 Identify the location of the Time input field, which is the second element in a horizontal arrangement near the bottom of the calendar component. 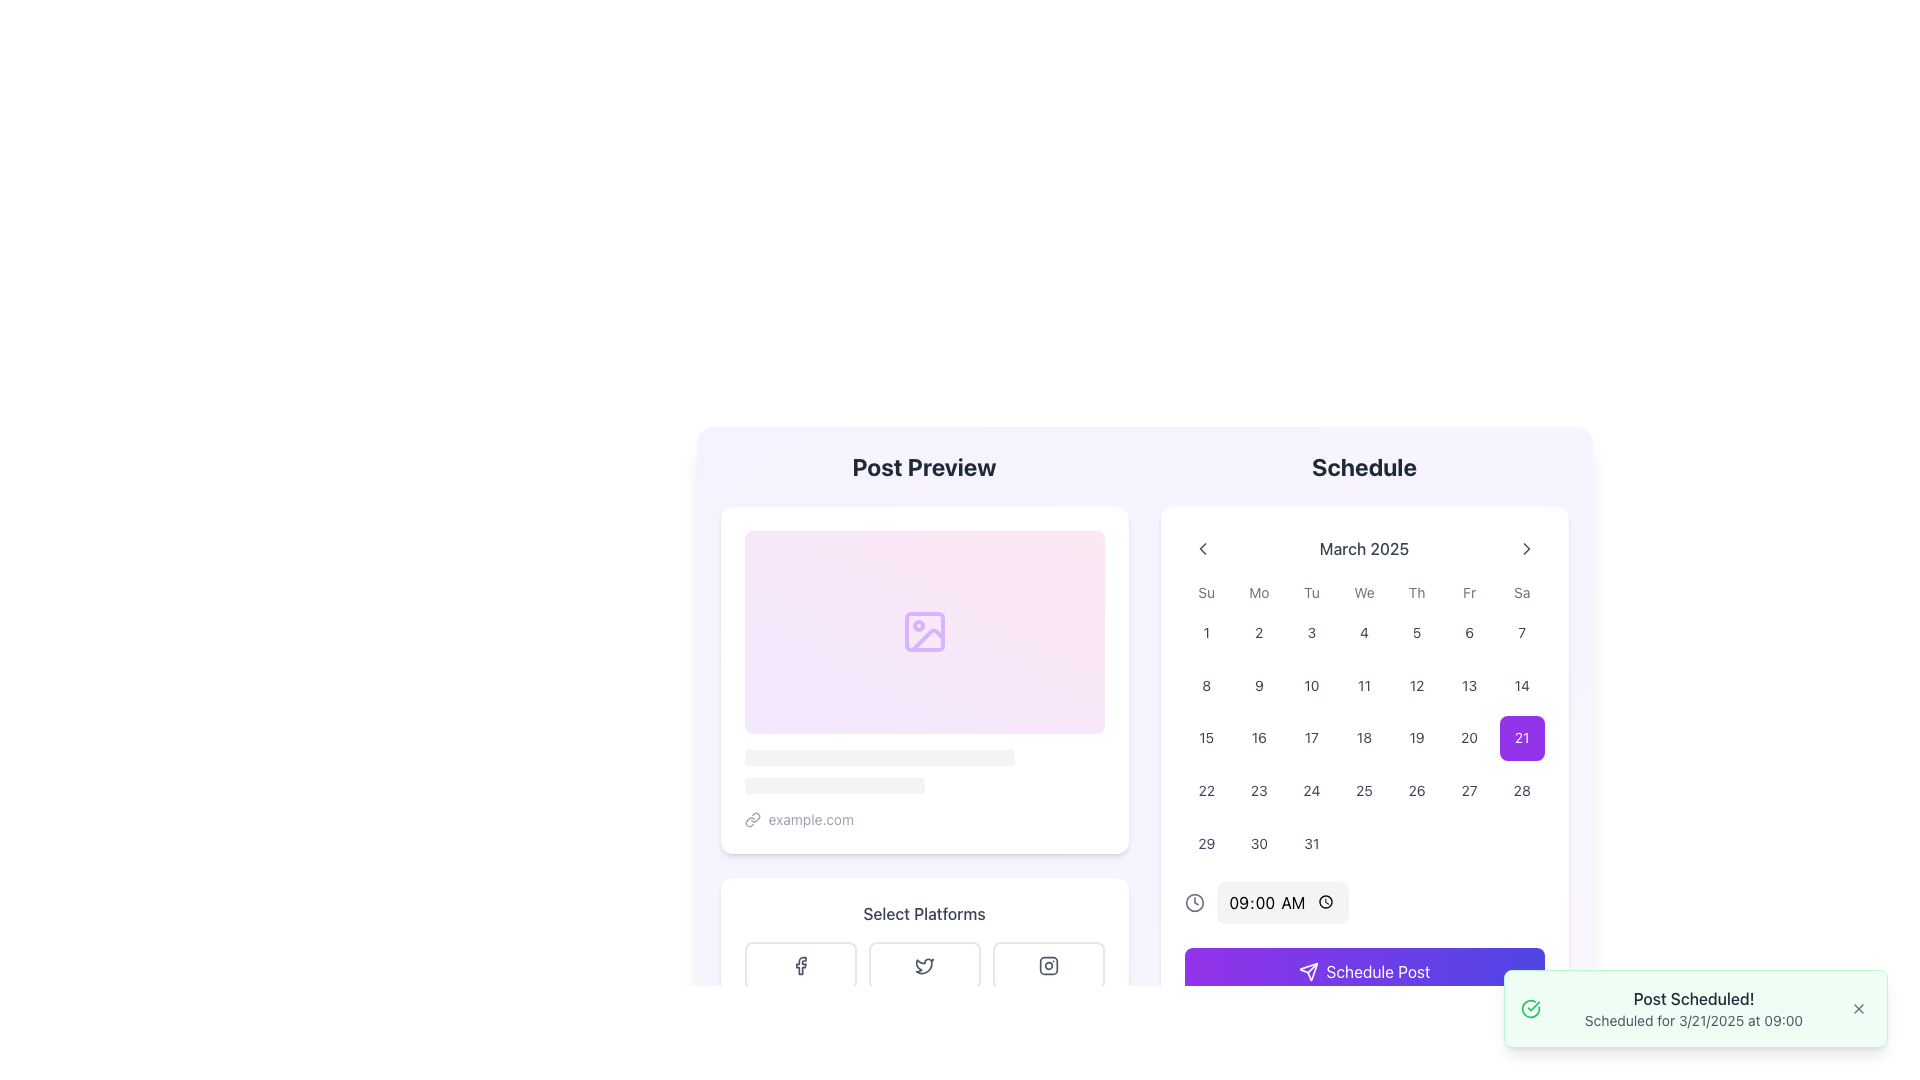
(1282, 902).